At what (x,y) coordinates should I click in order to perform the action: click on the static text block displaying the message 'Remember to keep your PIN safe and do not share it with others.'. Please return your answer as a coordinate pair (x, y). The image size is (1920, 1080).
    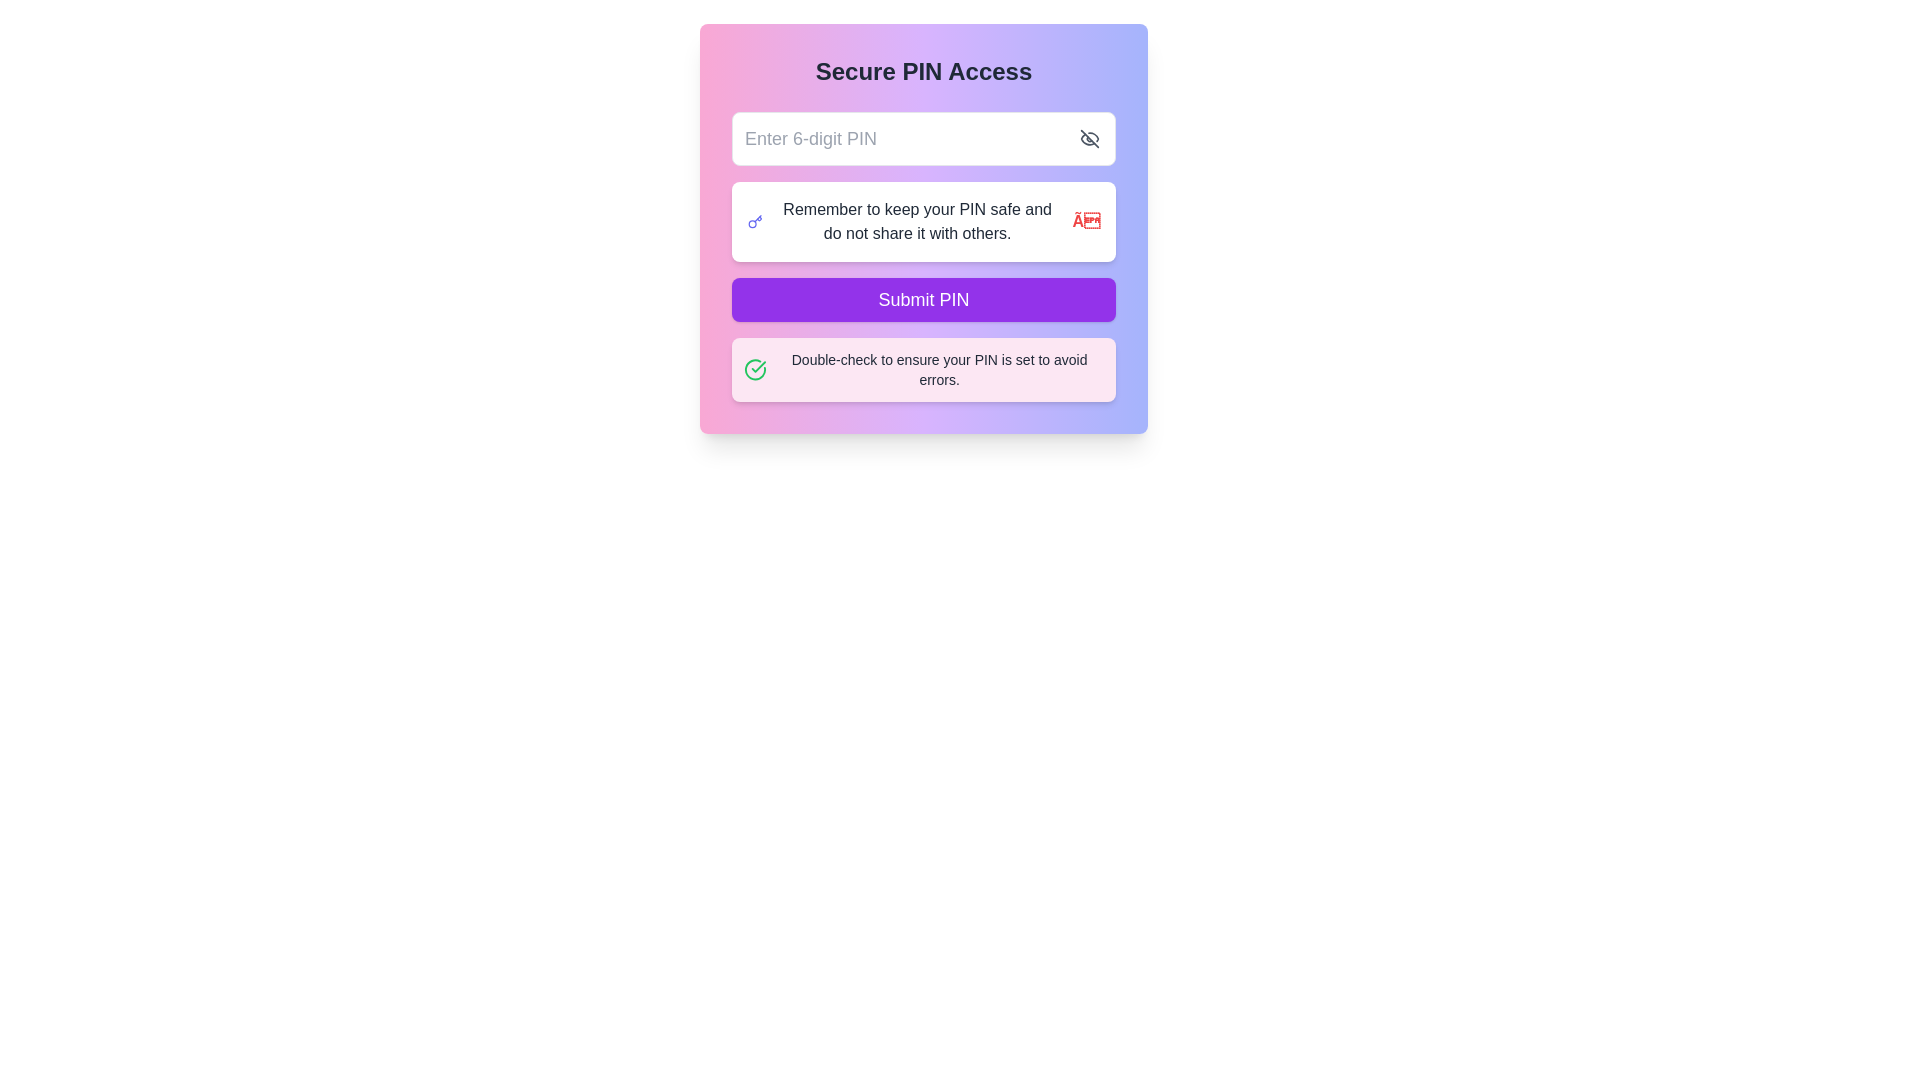
    Looking at the image, I should click on (916, 222).